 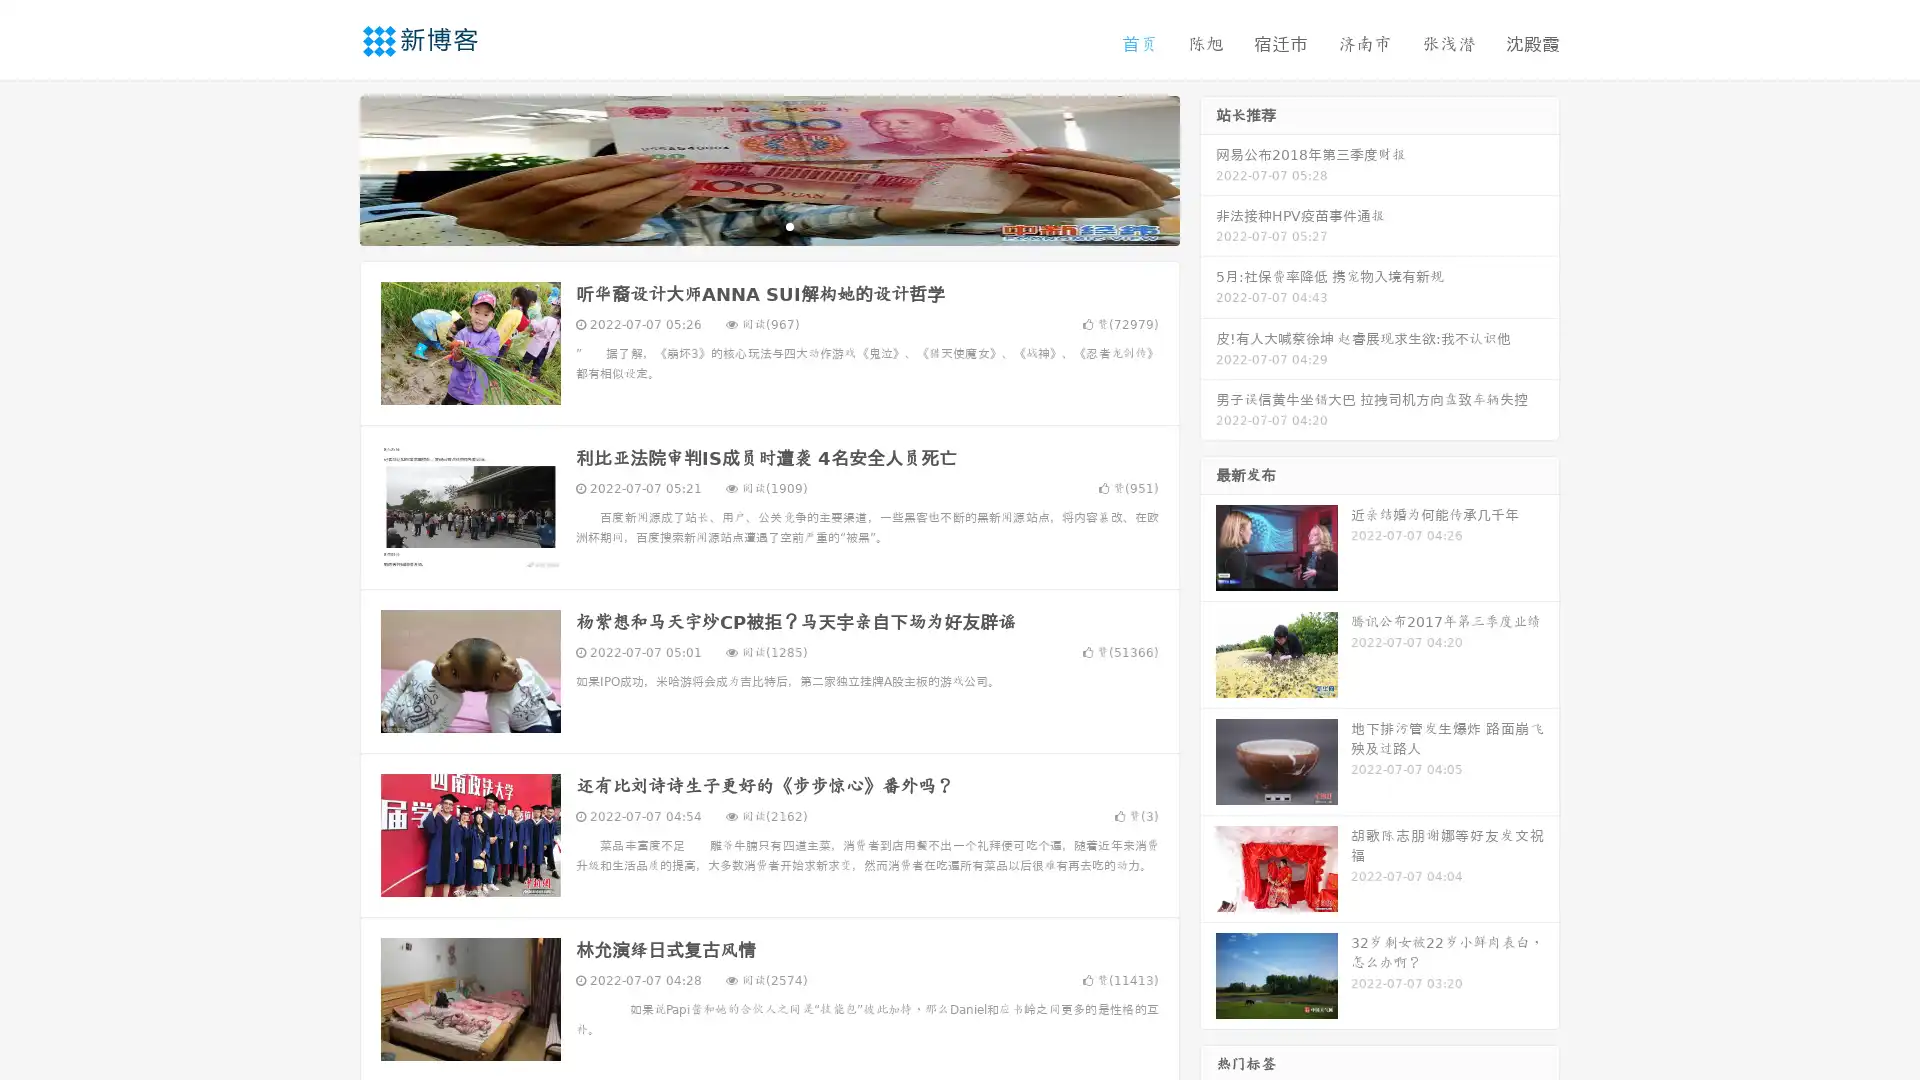 I want to click on Go to slide 1, so click(x=748, y=225).